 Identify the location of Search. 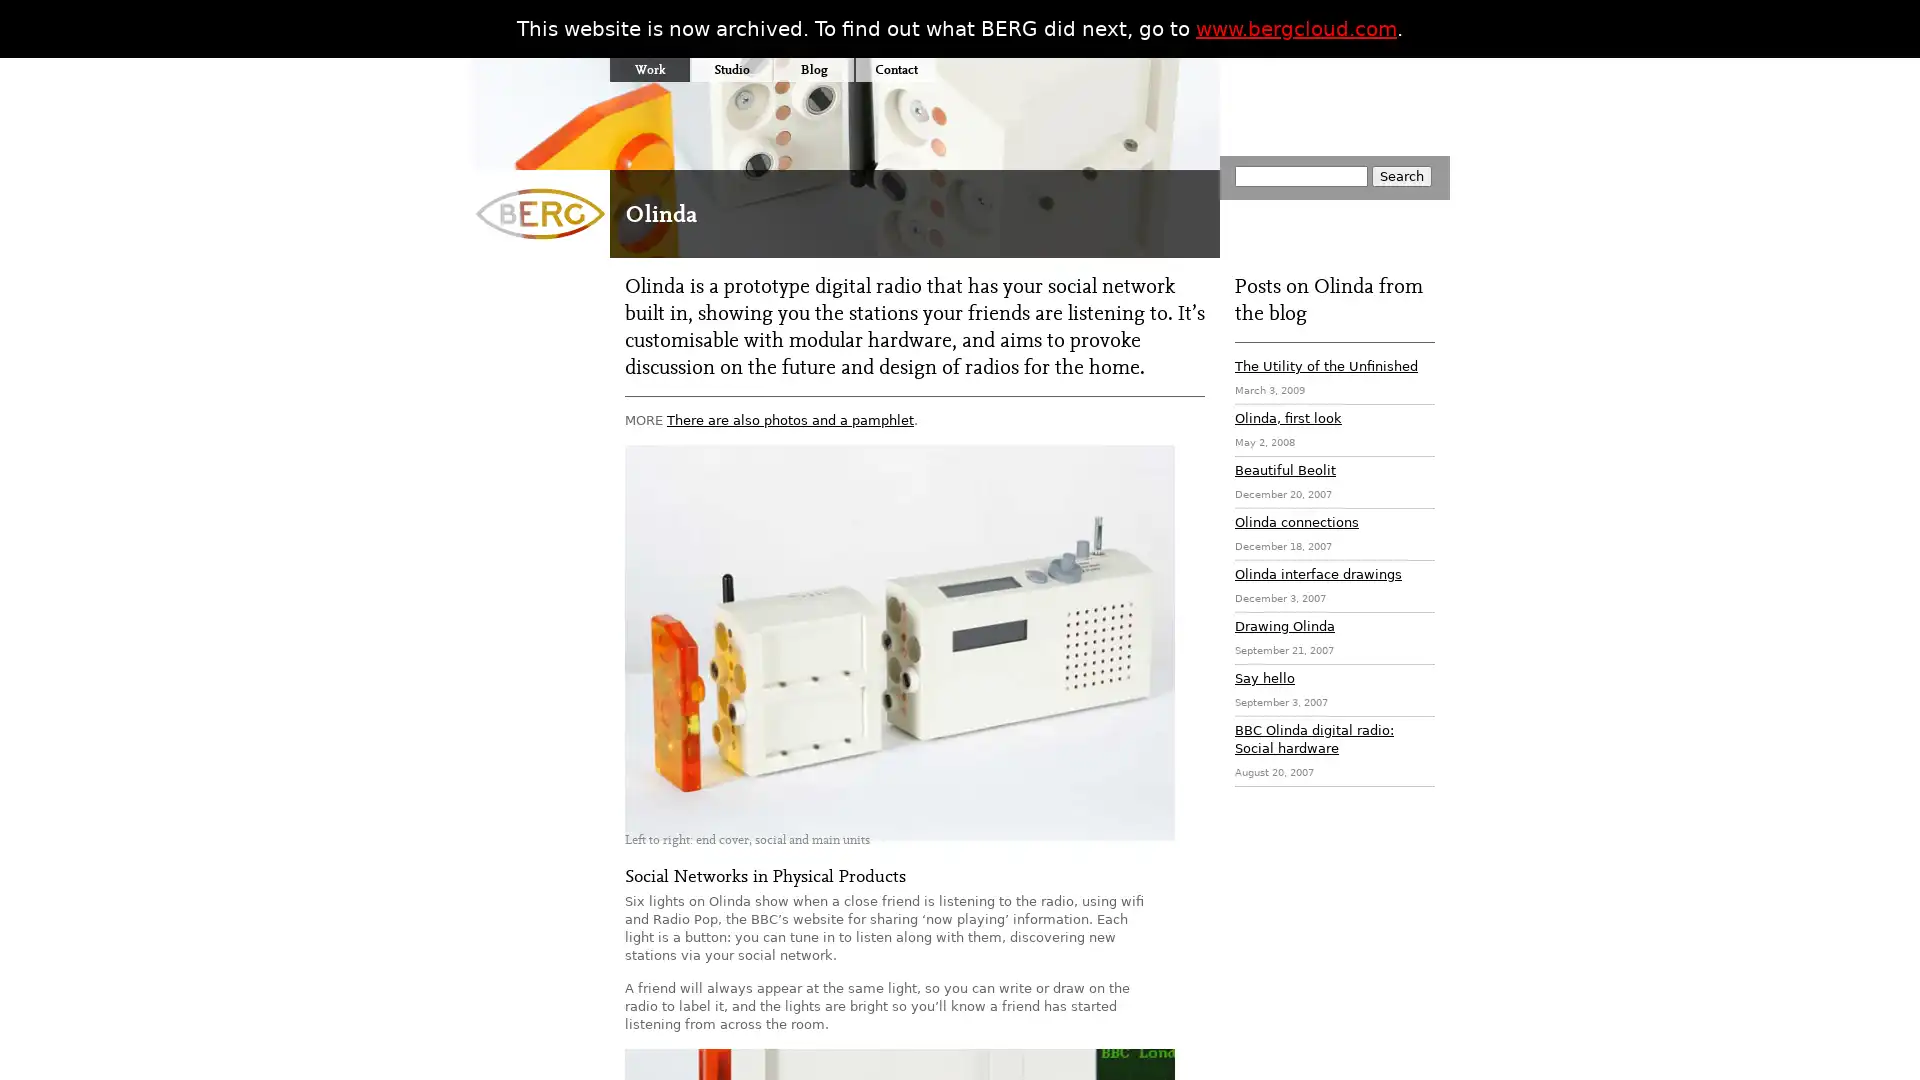
(1400, 175).